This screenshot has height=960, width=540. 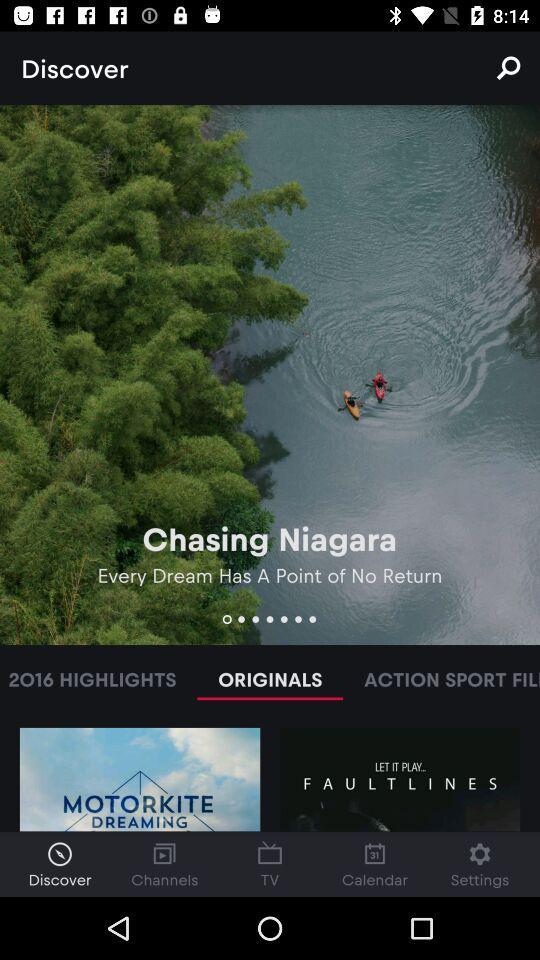 What do you see at coordinates (375, 863) in the screenshot?
I see `the button which is left to the button settings` at bounding box center [375, 863].